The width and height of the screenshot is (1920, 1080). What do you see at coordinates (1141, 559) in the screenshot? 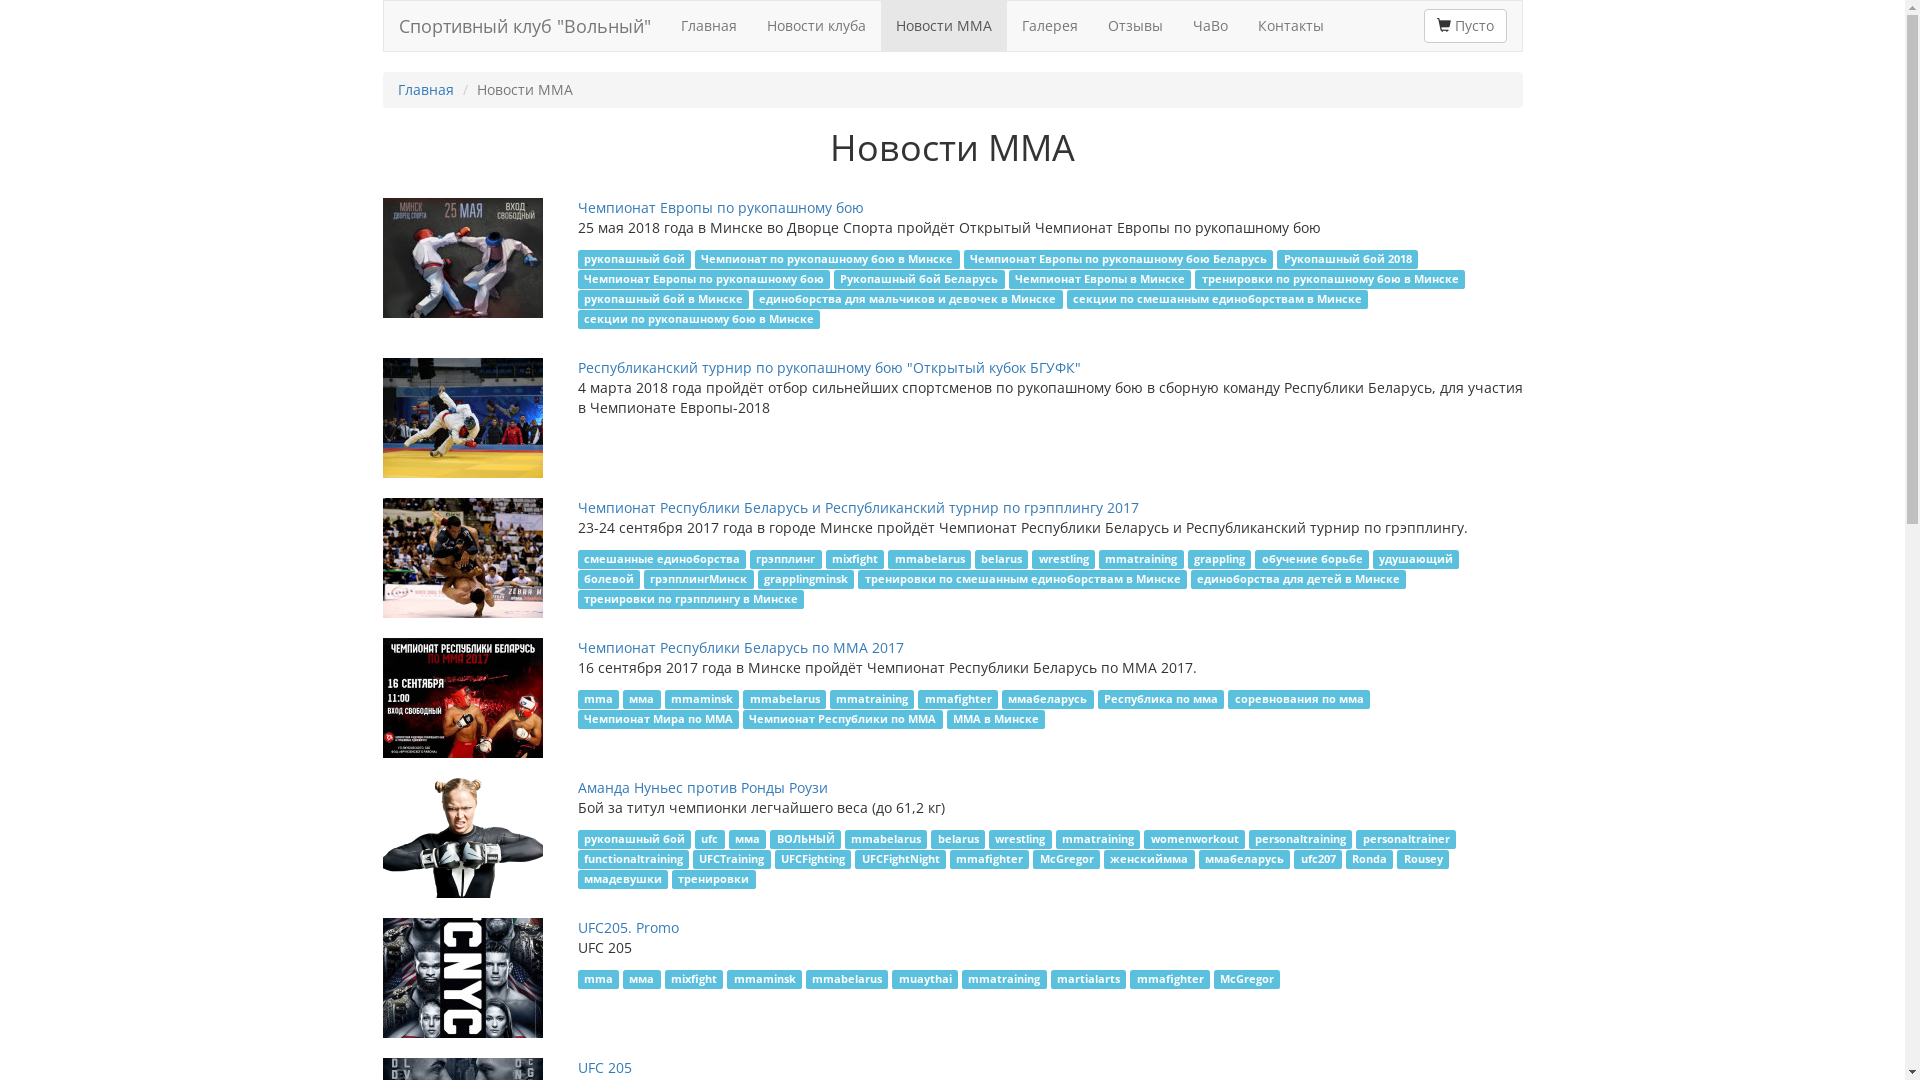
I see `'mmatraining'` at bounding box center [1141, 559].